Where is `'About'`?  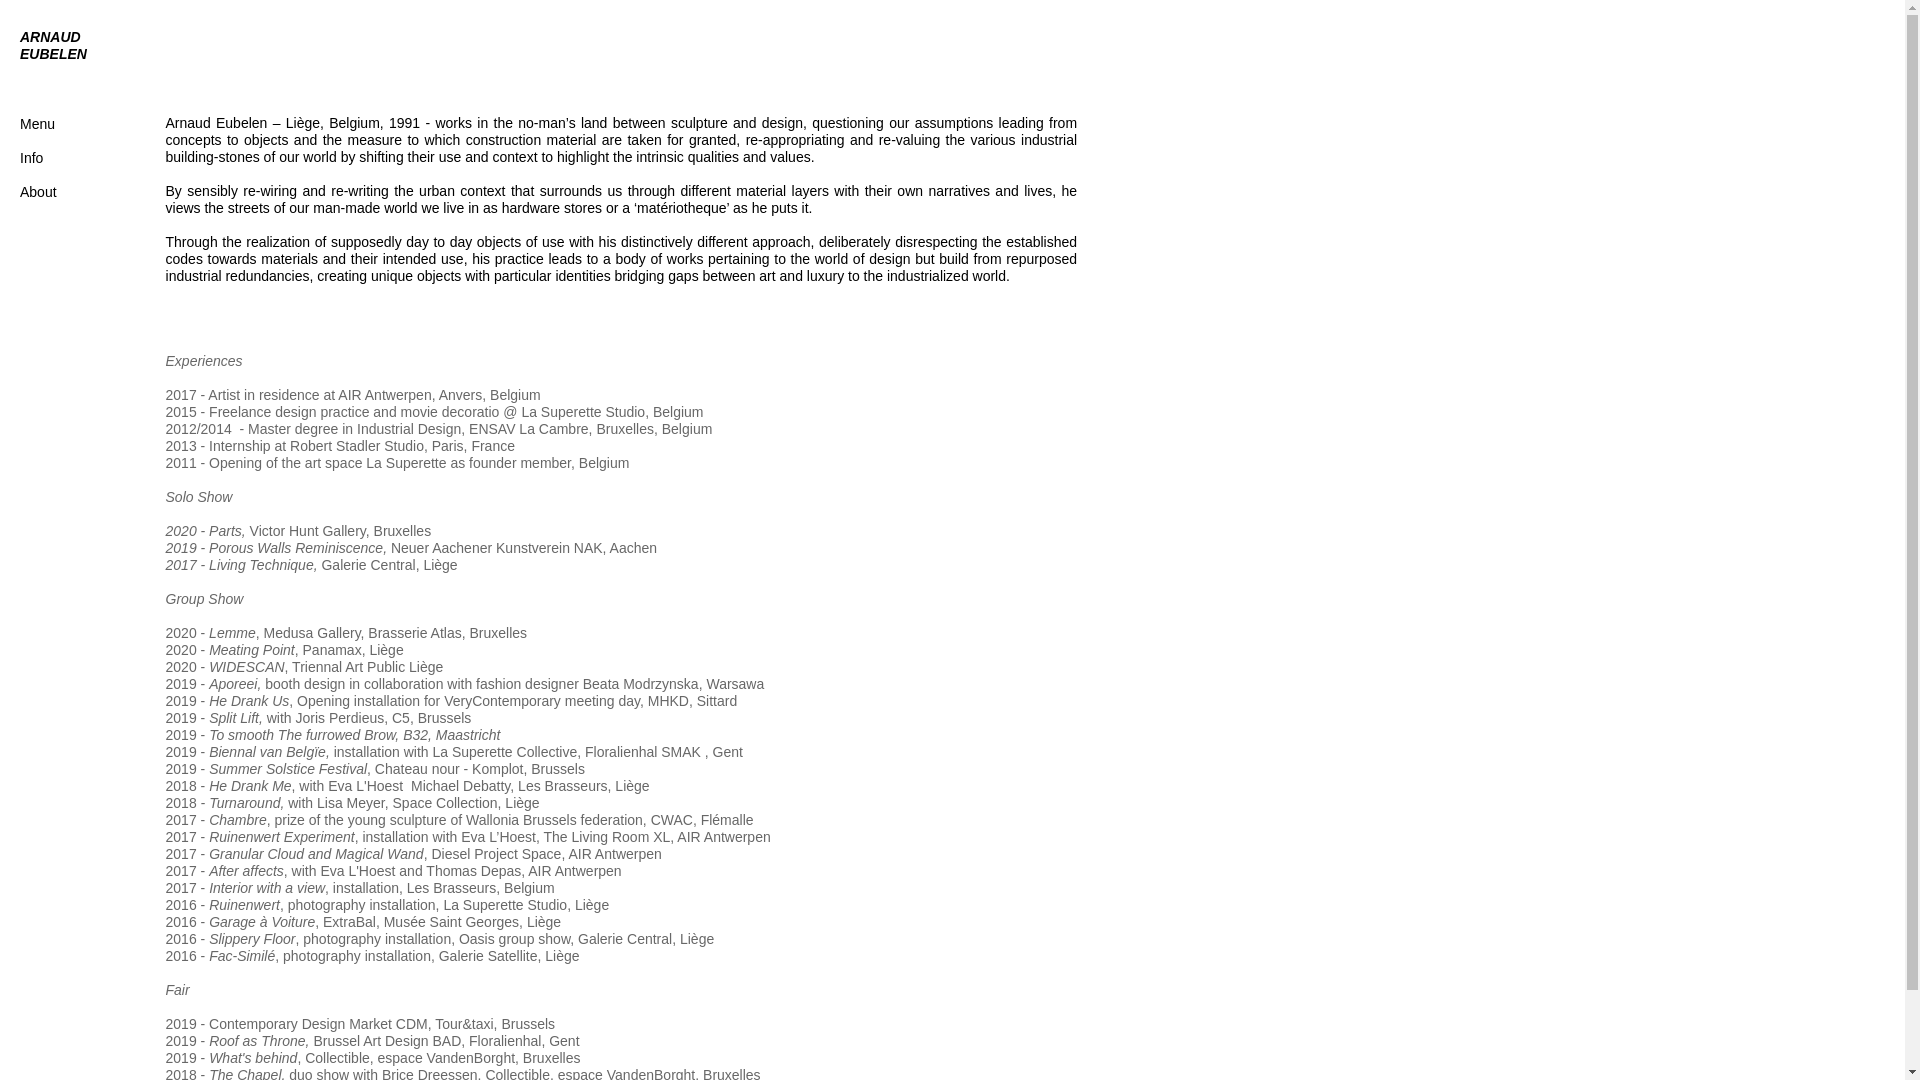 'About' is located at coordinates (19, 192).